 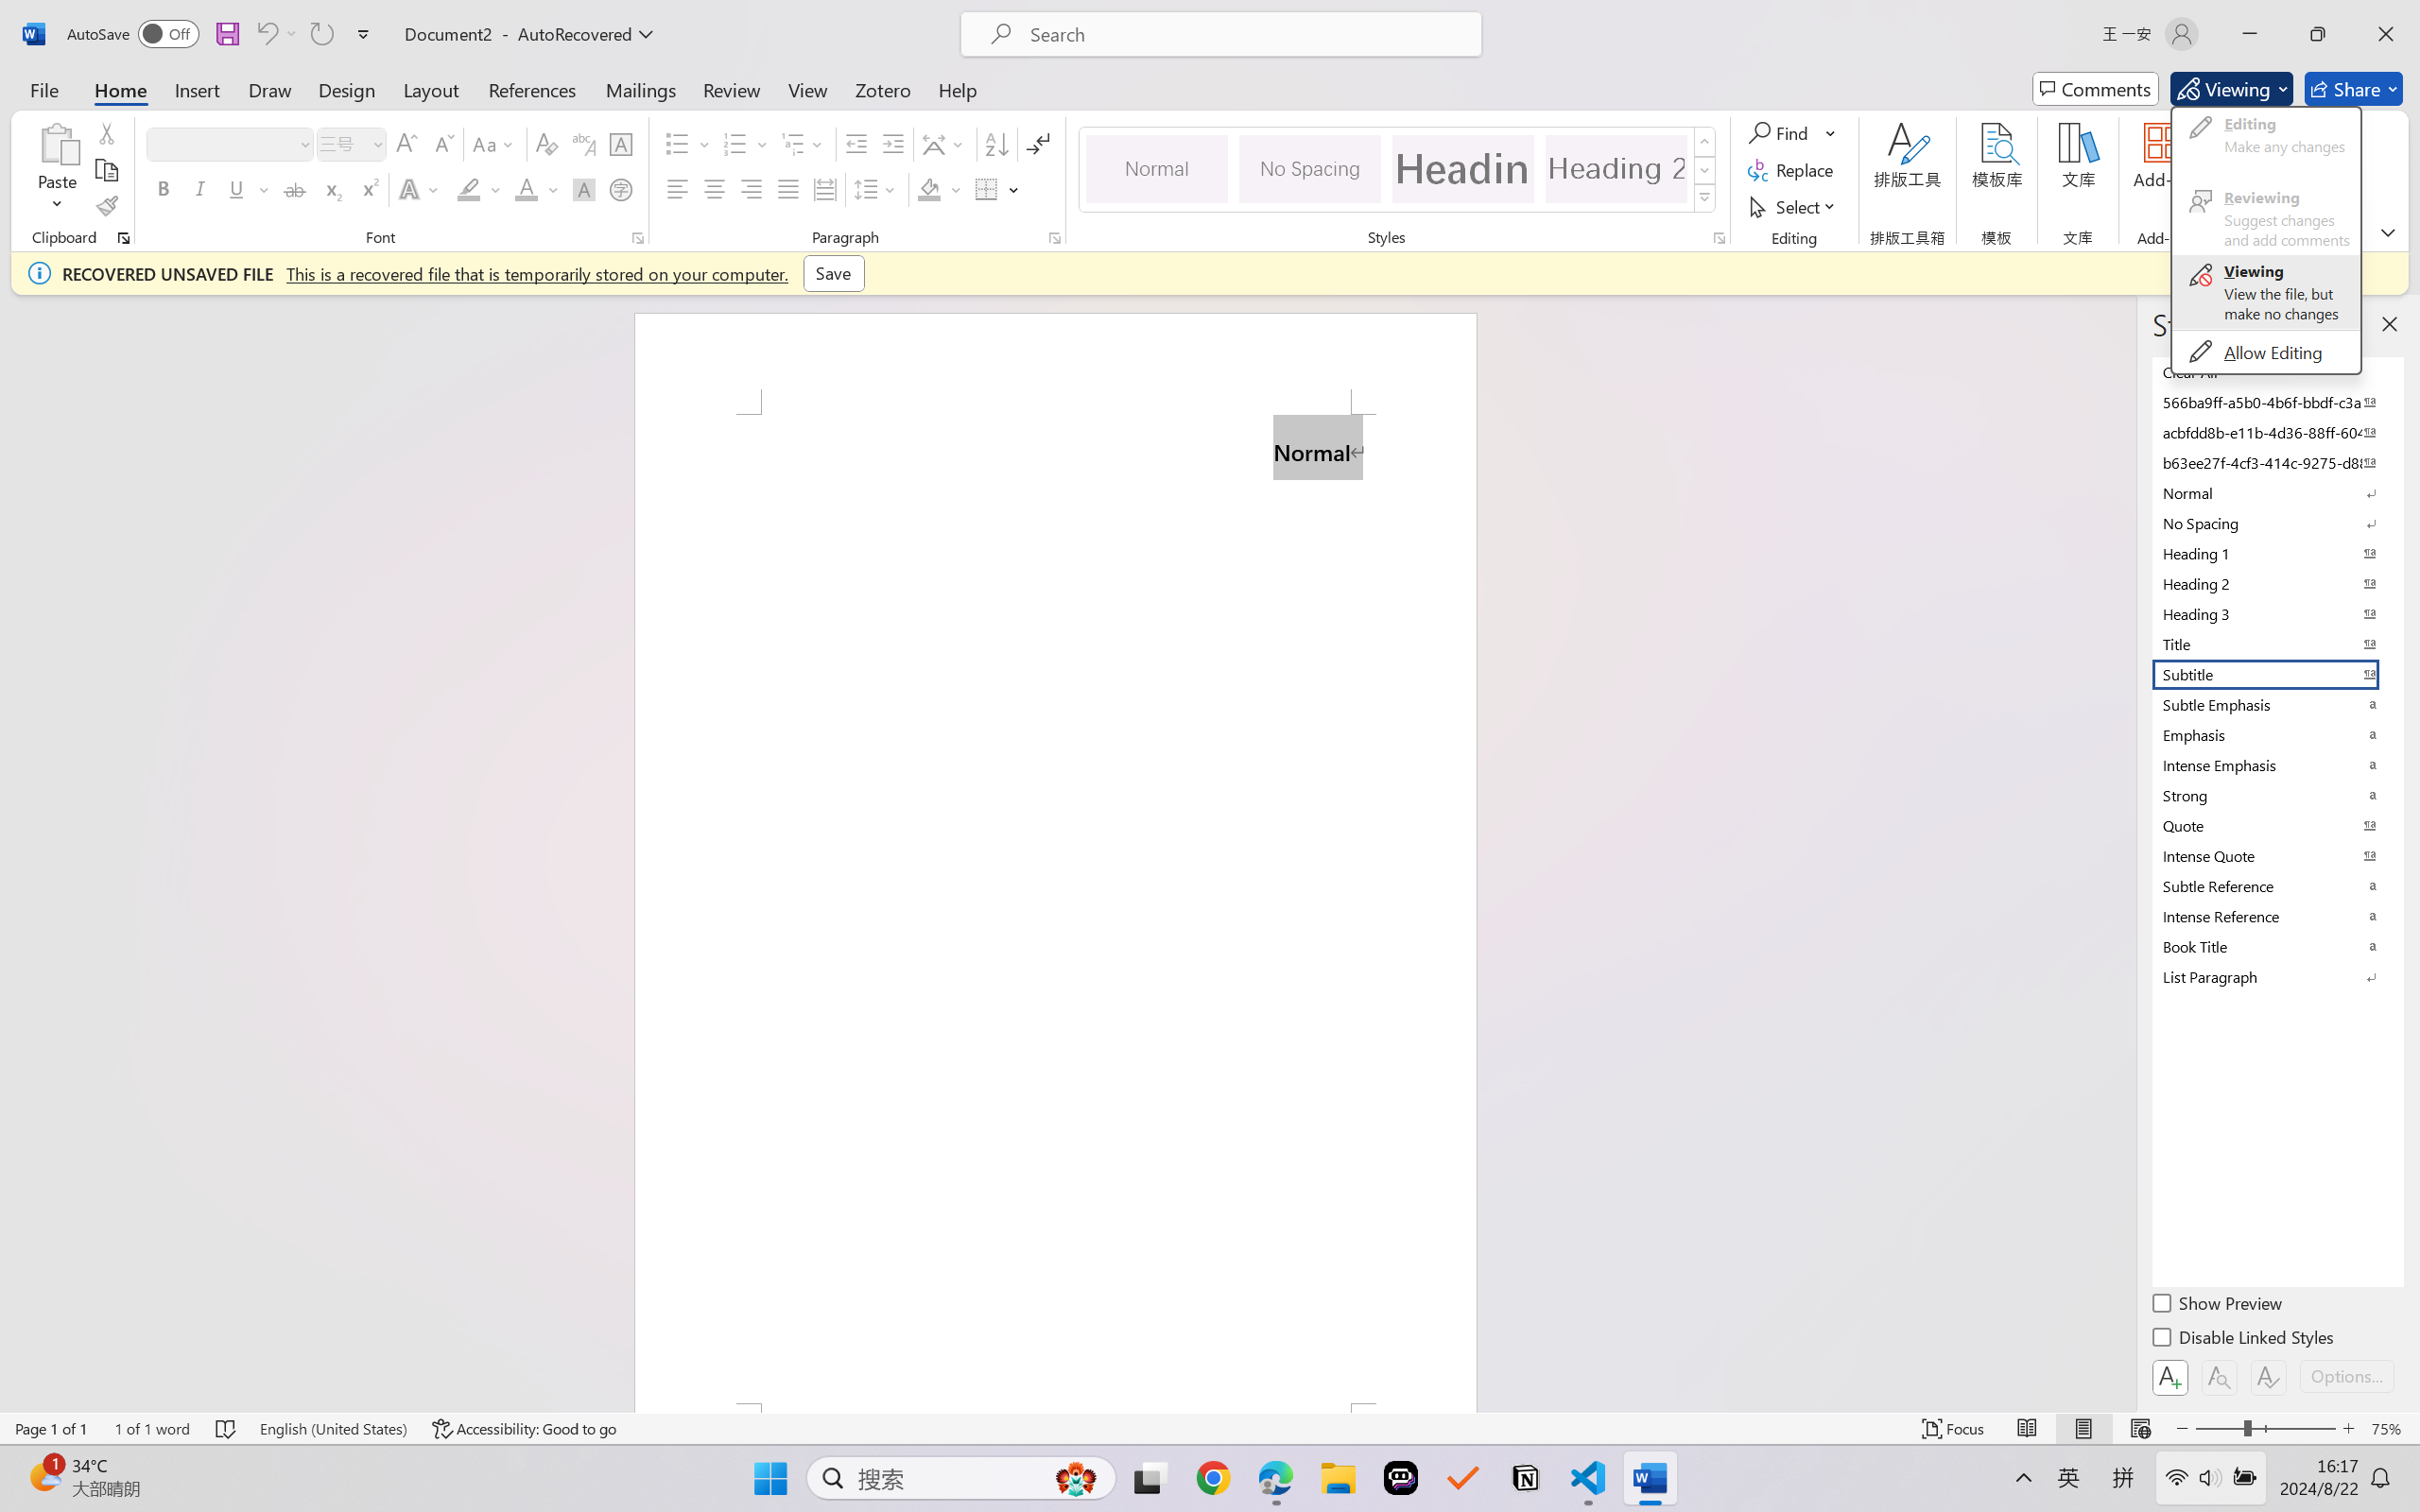 I want to click on 'Asian Layout', so click(x=944, y=144).